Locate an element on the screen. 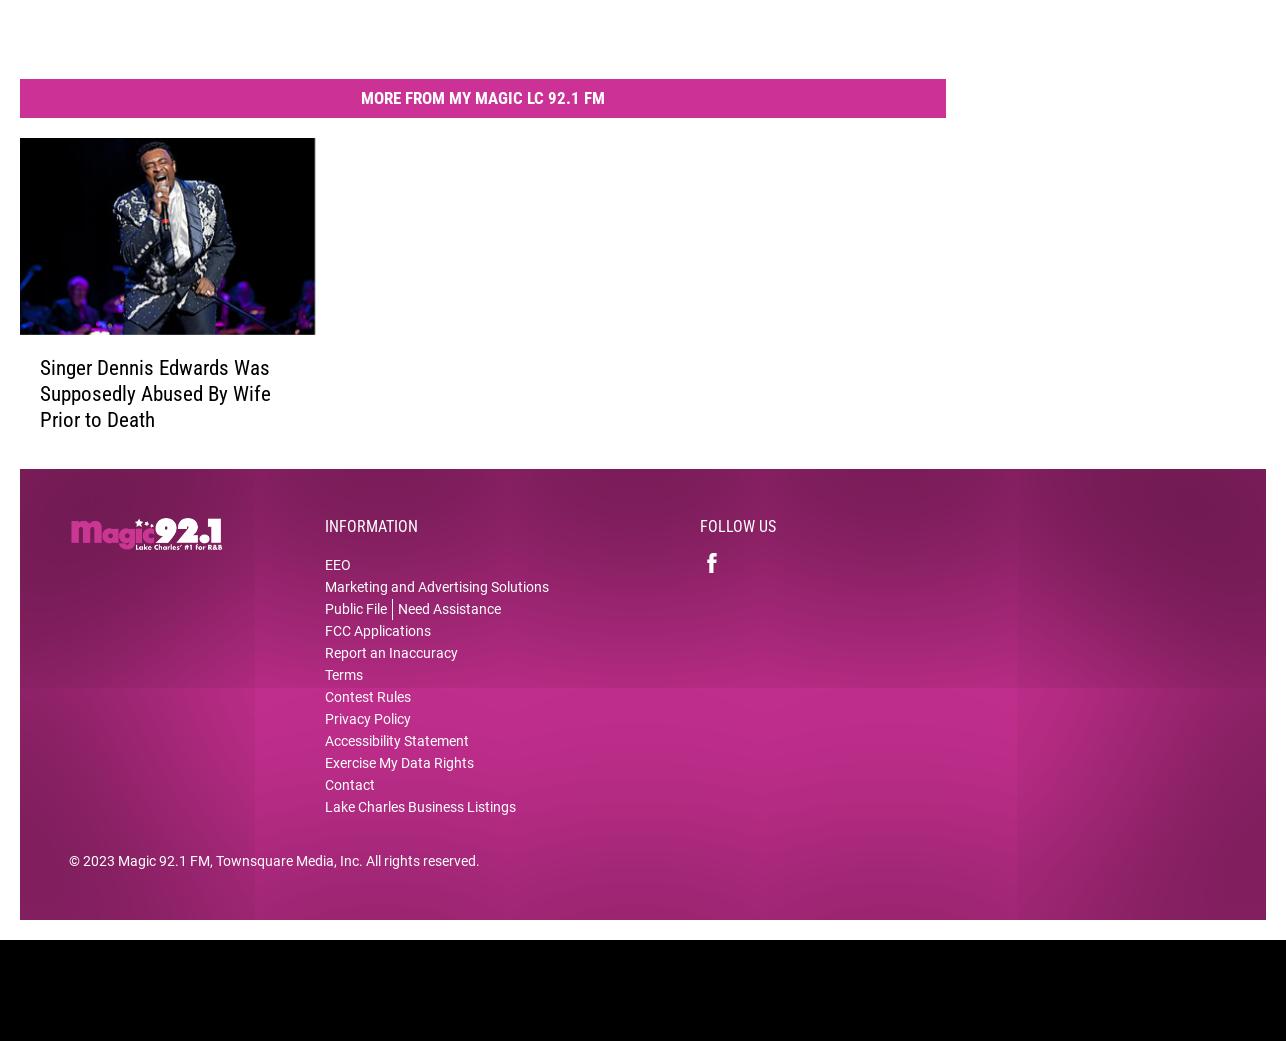 The image size is (1286, 1041). 'More From My Magic LC 92.1 FM' is located at coordinates (482, 112).